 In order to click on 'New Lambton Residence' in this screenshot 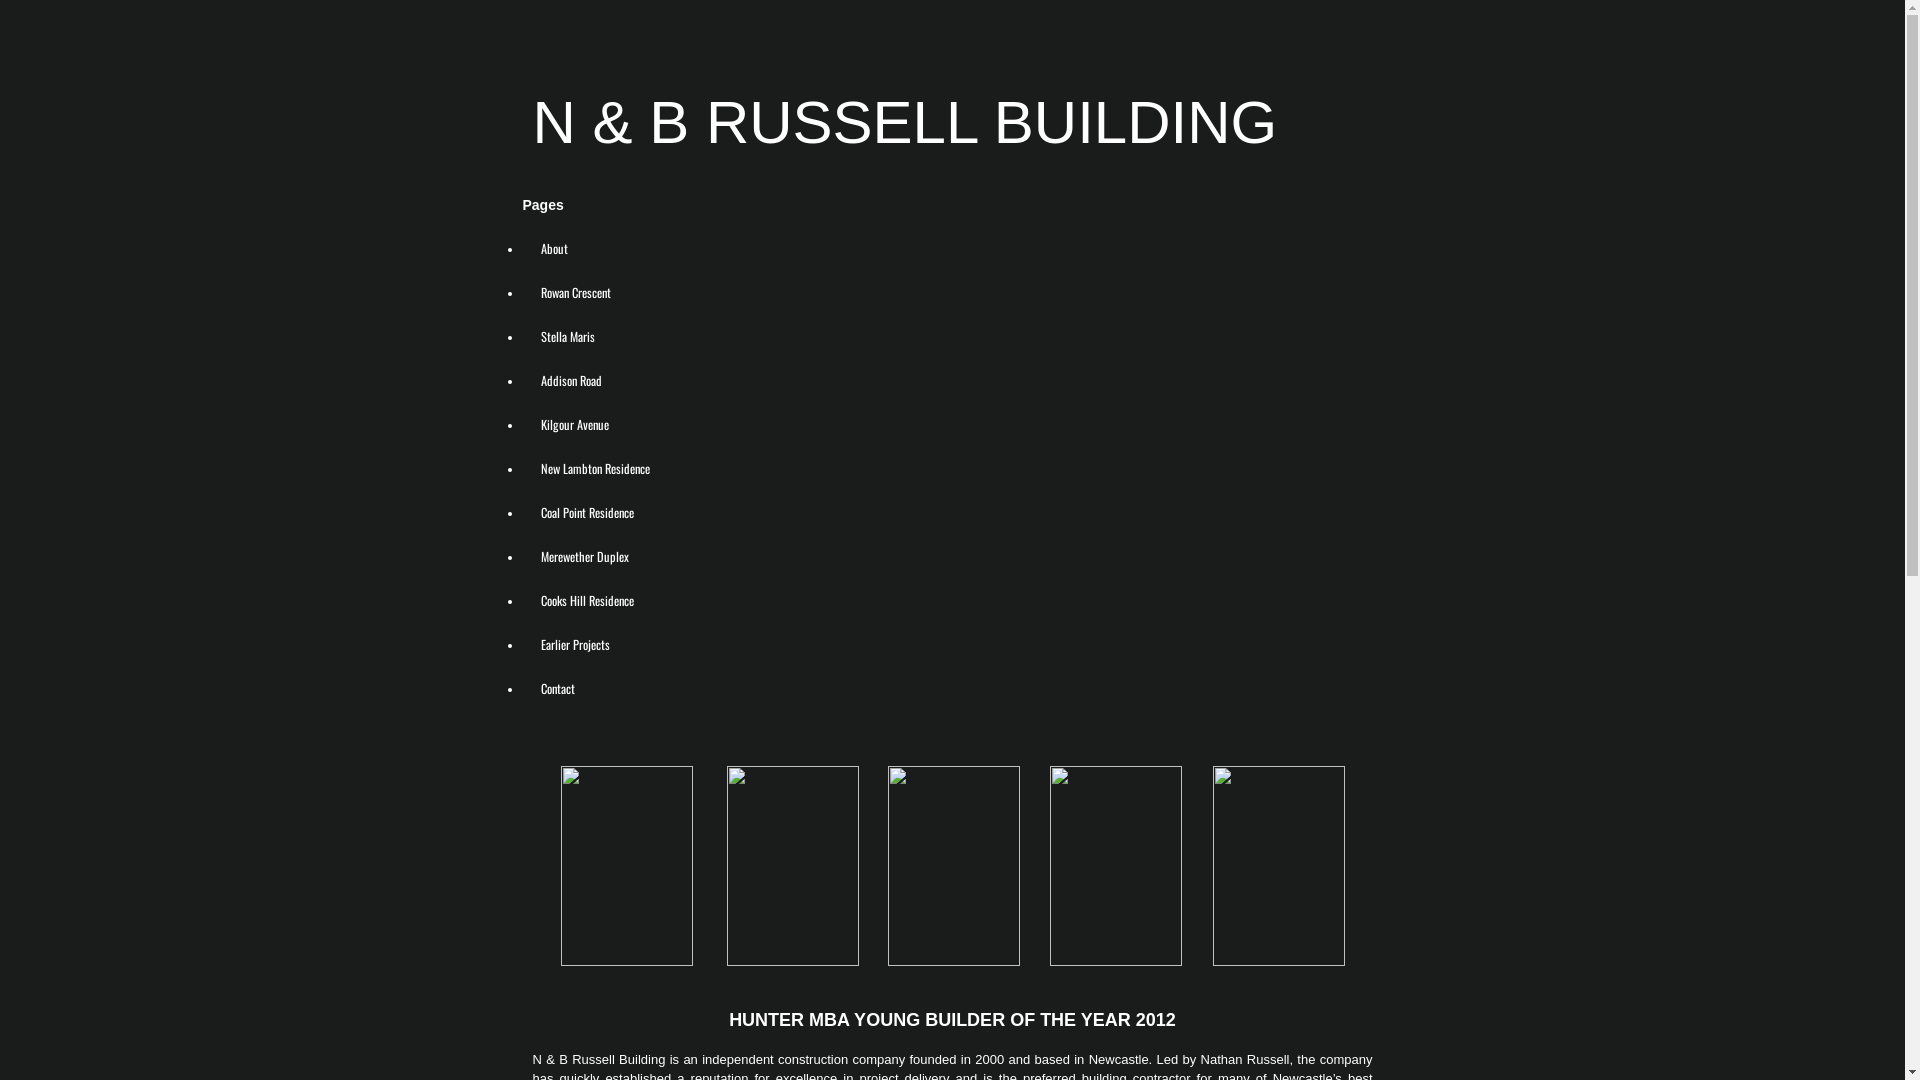, I will do `click(522, 467)`.